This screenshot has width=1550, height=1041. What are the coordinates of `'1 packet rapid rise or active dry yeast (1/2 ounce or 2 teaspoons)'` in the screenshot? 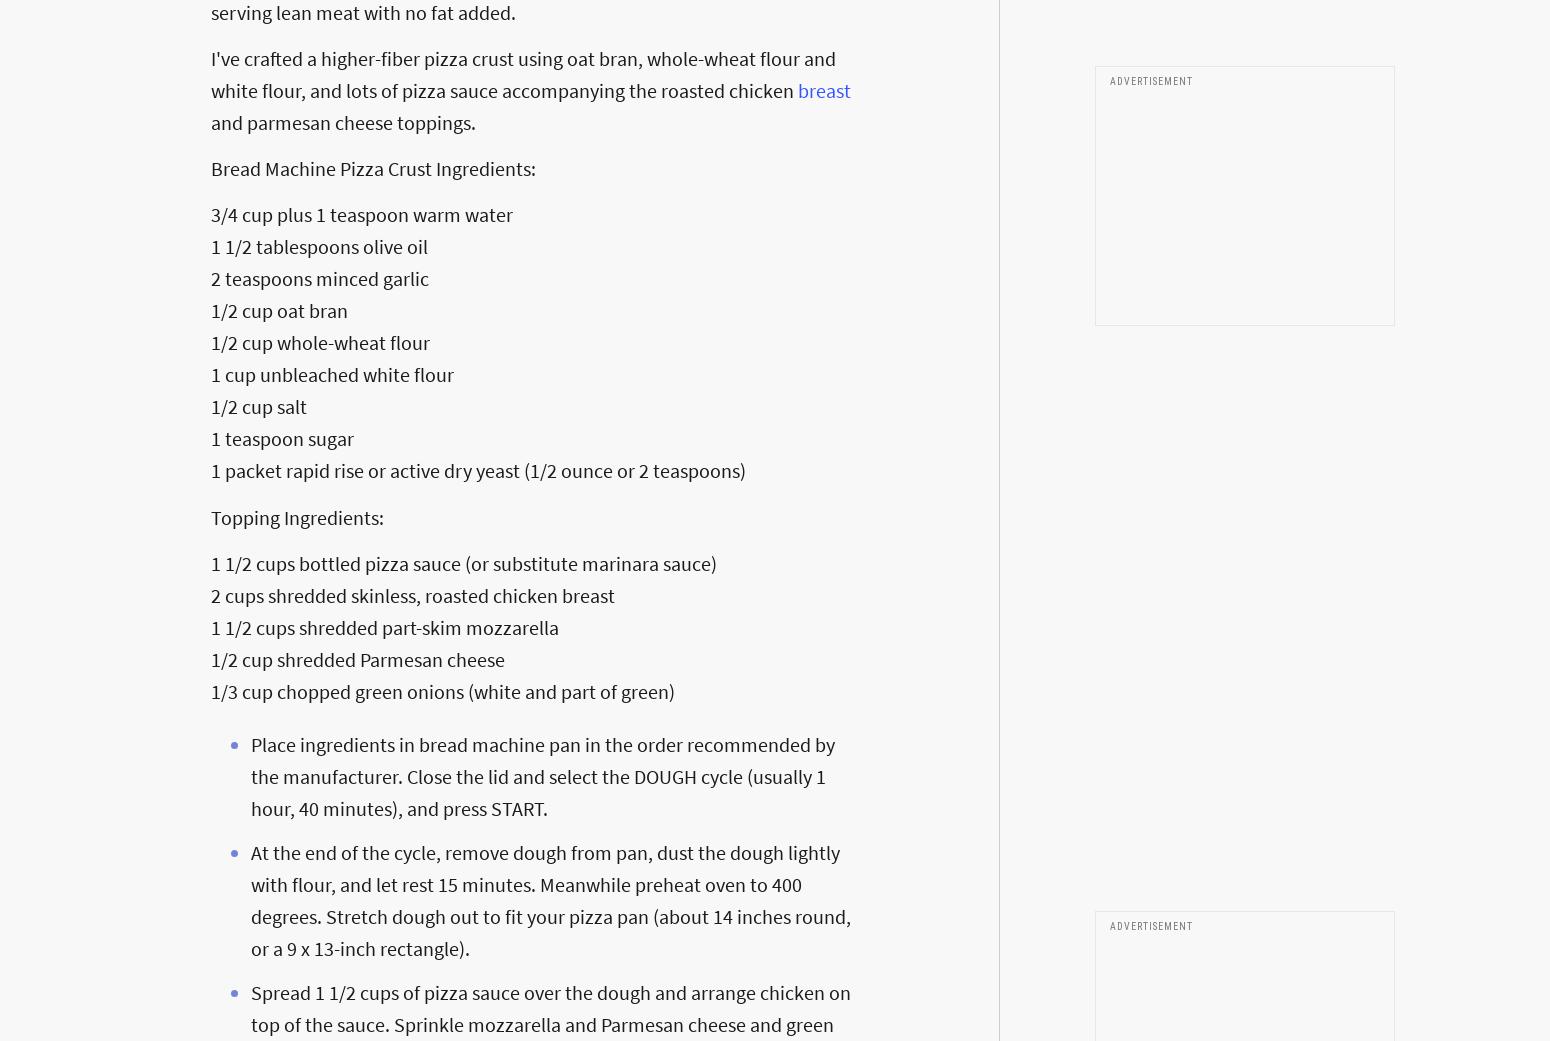 It's located at (477, 469).